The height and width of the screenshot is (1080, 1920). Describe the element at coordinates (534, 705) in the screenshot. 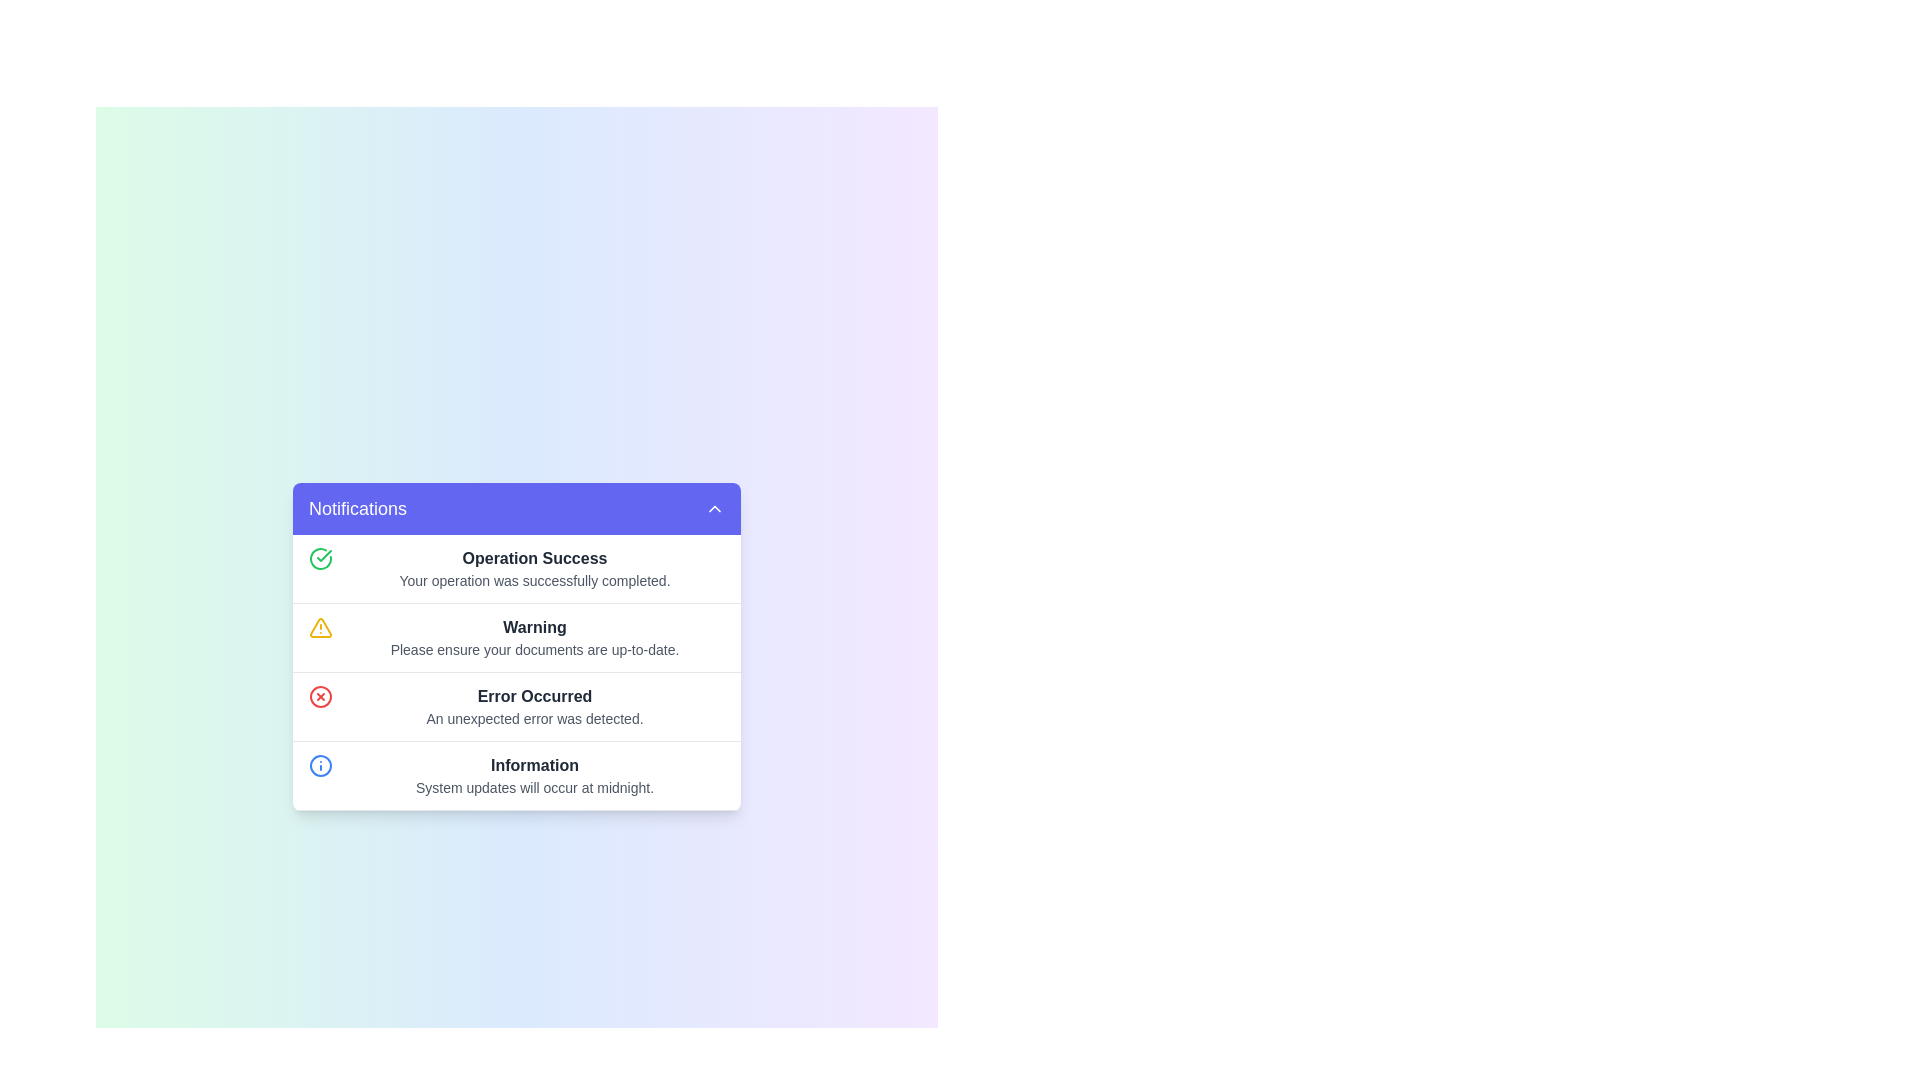

I see `error message displayed in the text block, which includes 'Error Occurred' in bold and 'An unexpected error was detected.' below it. This text block is the third message in a vertical notification list, located below 'Warning' and above 'Information'` at that location.